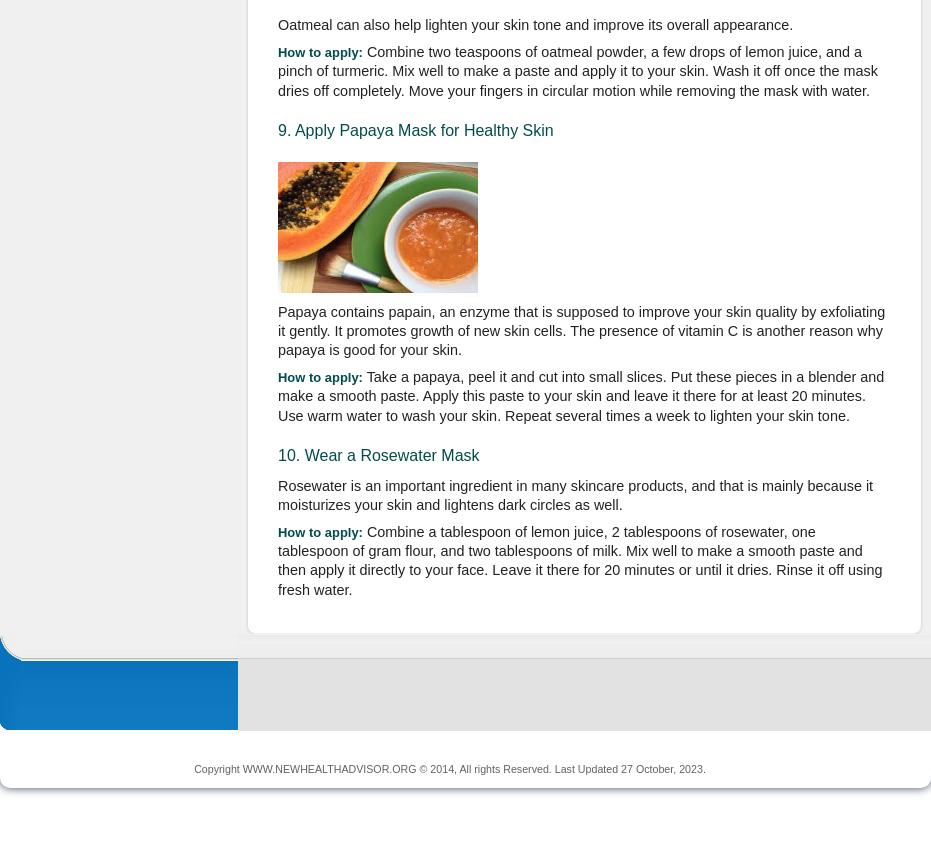 The image size is (931, 867). I want to click on 'Oatmeal can also help lighten your skin tone and improve its overall appearance.', so click(534, 24).